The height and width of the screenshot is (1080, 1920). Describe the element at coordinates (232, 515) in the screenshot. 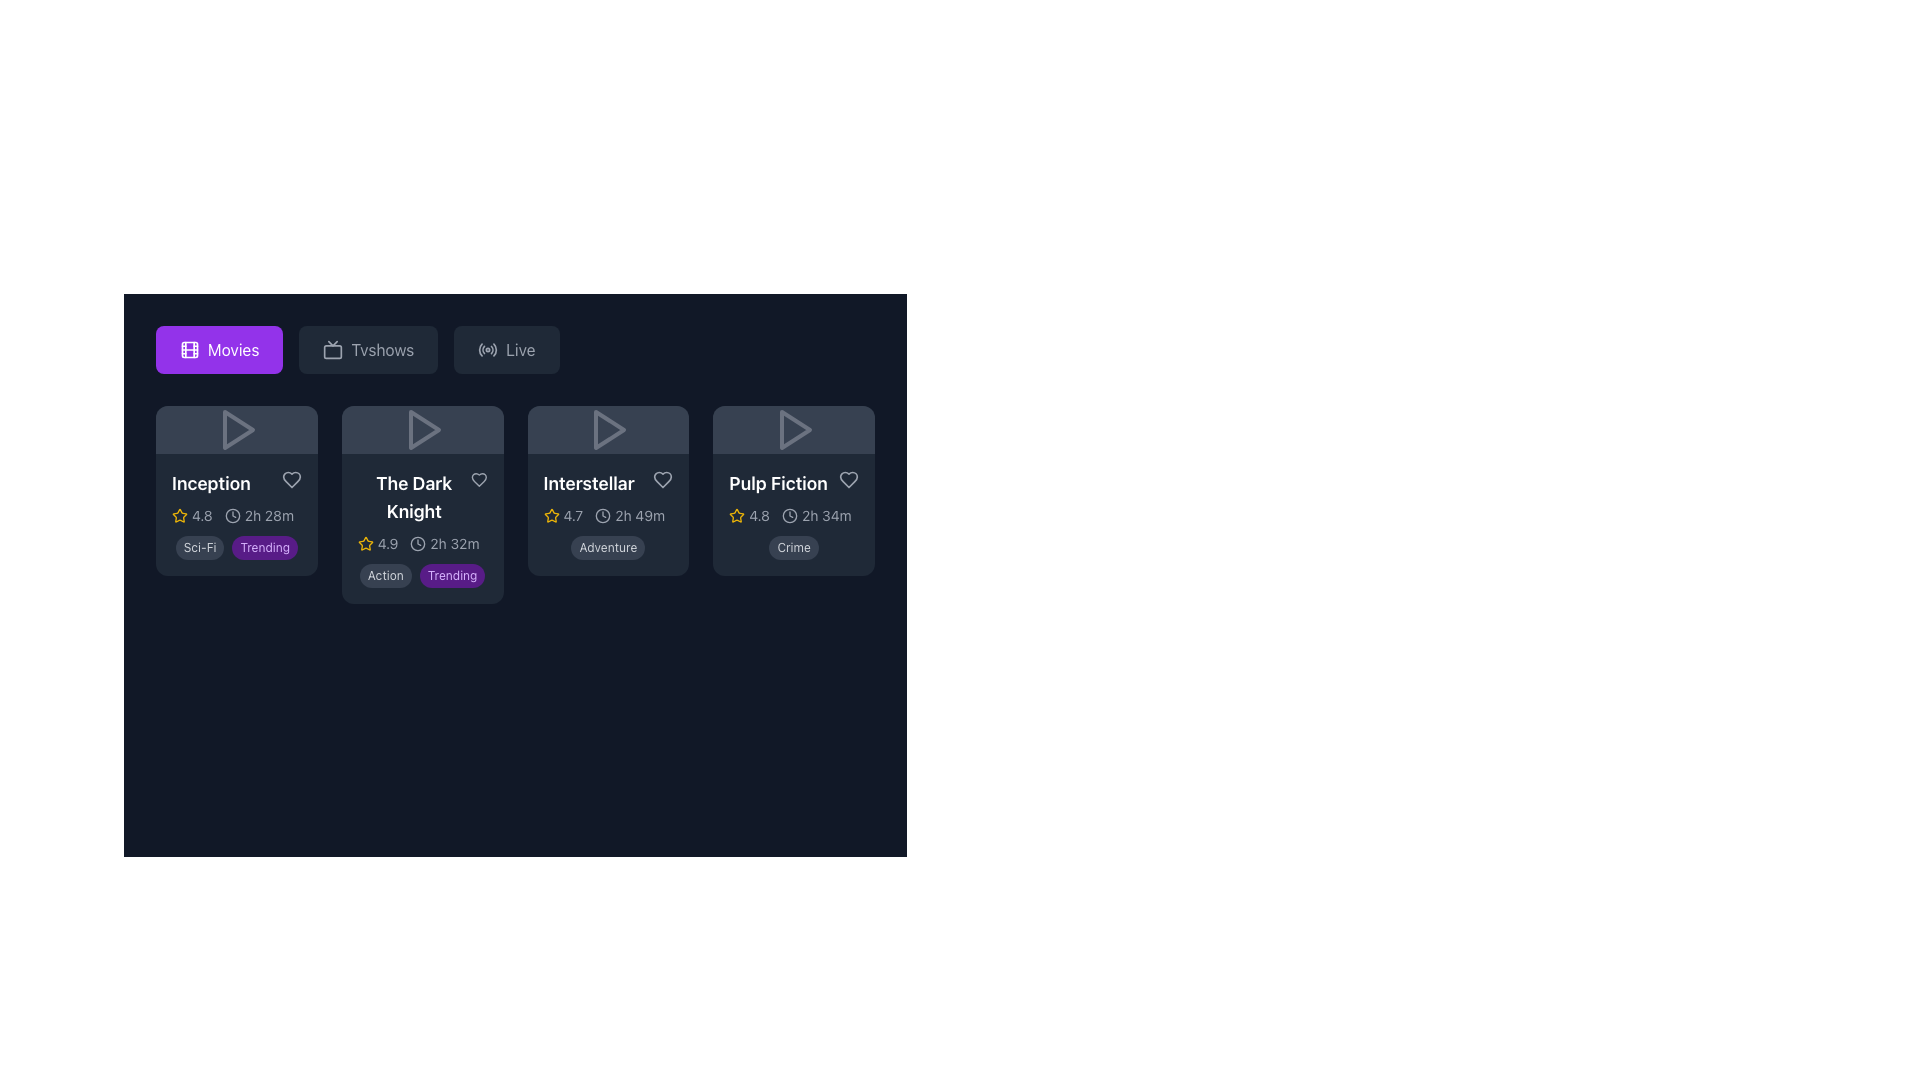

I see `the decorative SVG Circle that is part of the clock icon, centered within the first movie card titled 'Inception', located above the text '2h 28m' under the 'Movies' tab` at that location.